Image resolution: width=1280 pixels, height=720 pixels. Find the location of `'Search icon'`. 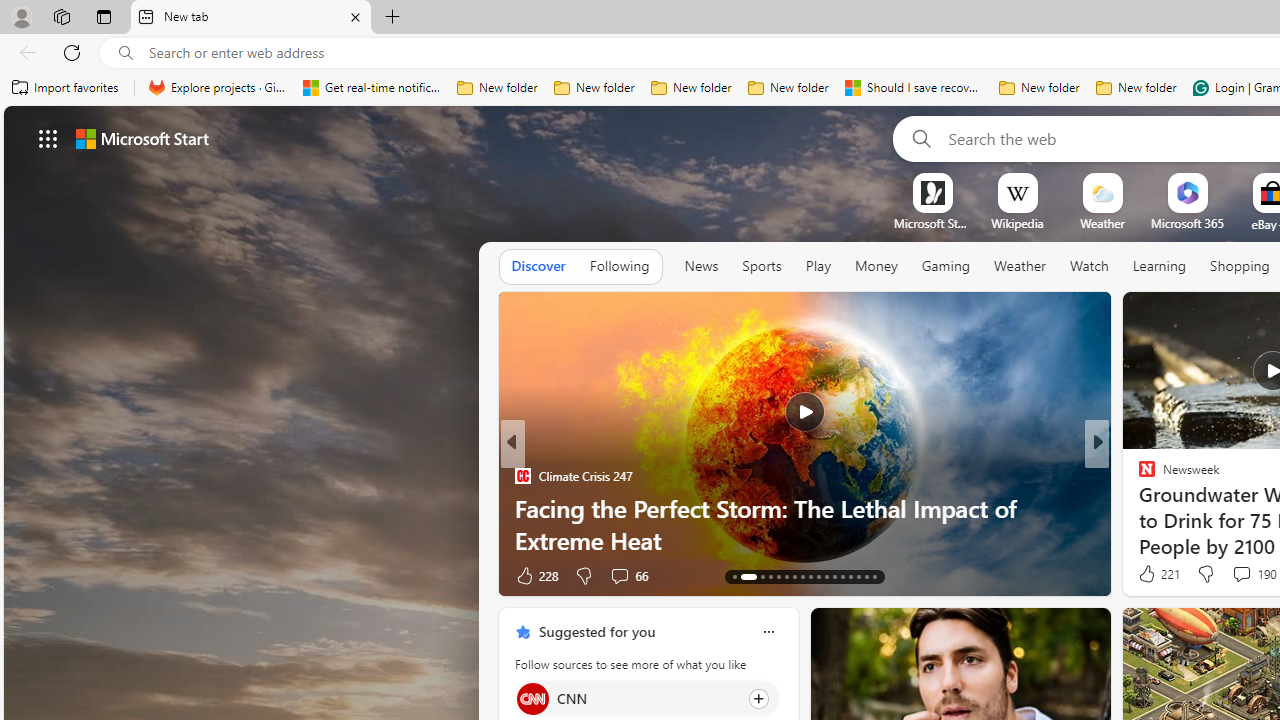

'Search icon' is located at coordinates (125, 52).